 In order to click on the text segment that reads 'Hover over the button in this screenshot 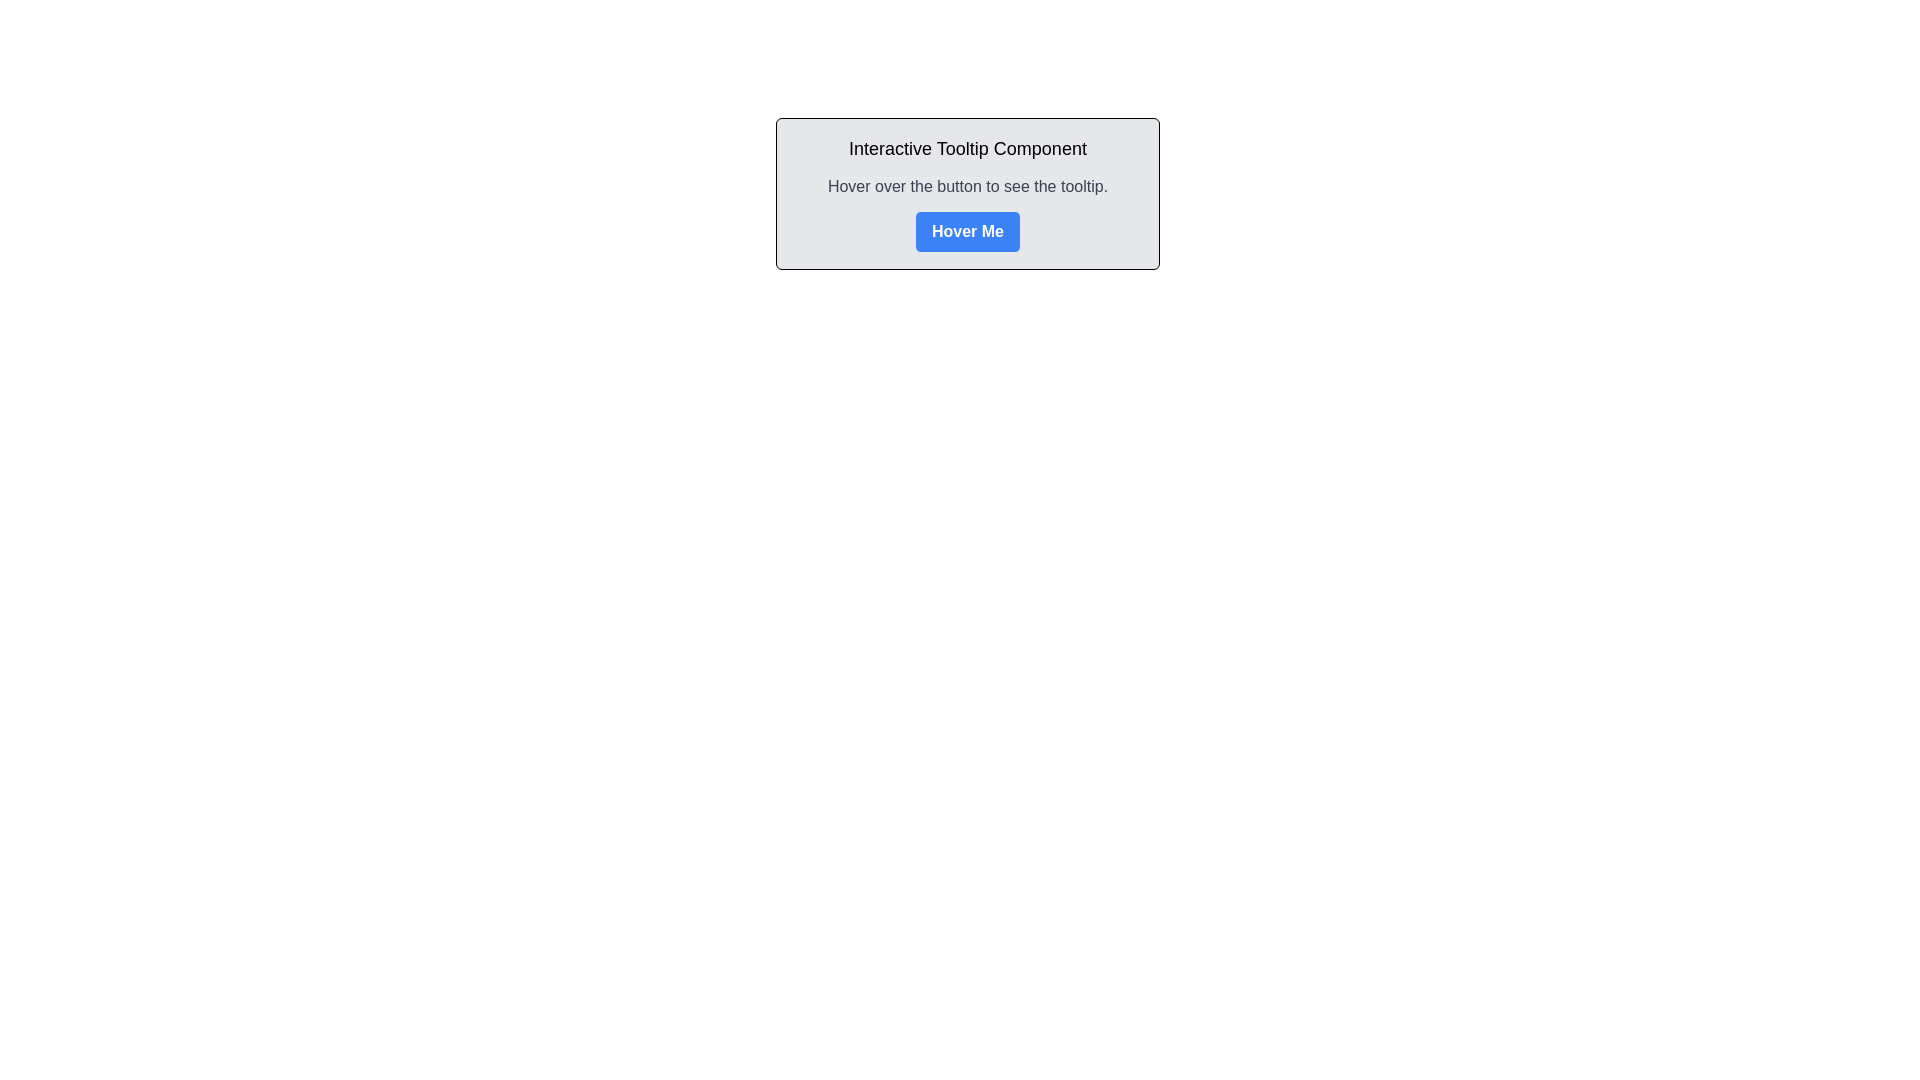, I will do `click(968, 186)`.